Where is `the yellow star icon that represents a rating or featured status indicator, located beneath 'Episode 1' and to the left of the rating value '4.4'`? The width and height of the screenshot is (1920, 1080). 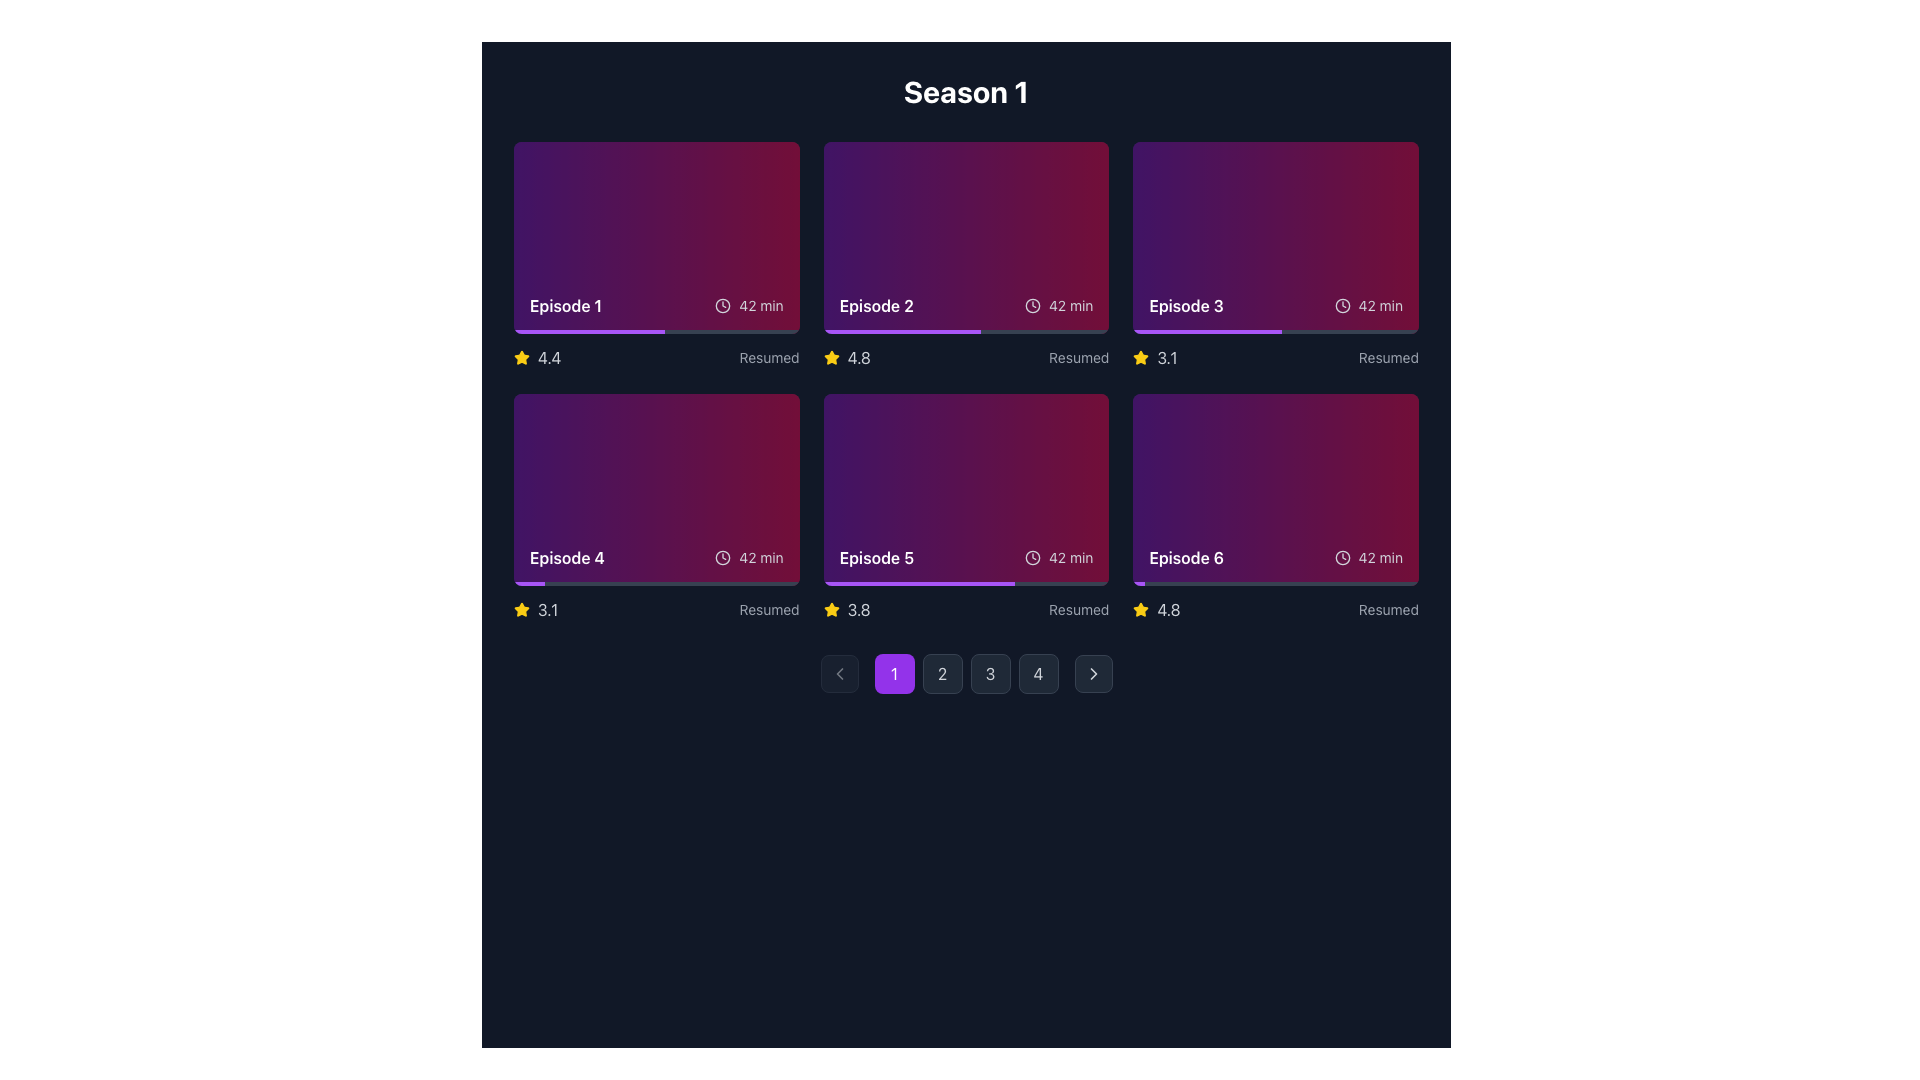
the yellow star icon that represents a rating or featured status indicator, located beneath 'Episode 1' and to the left of the rating value '4.4' is located at coordinates (831, 608).